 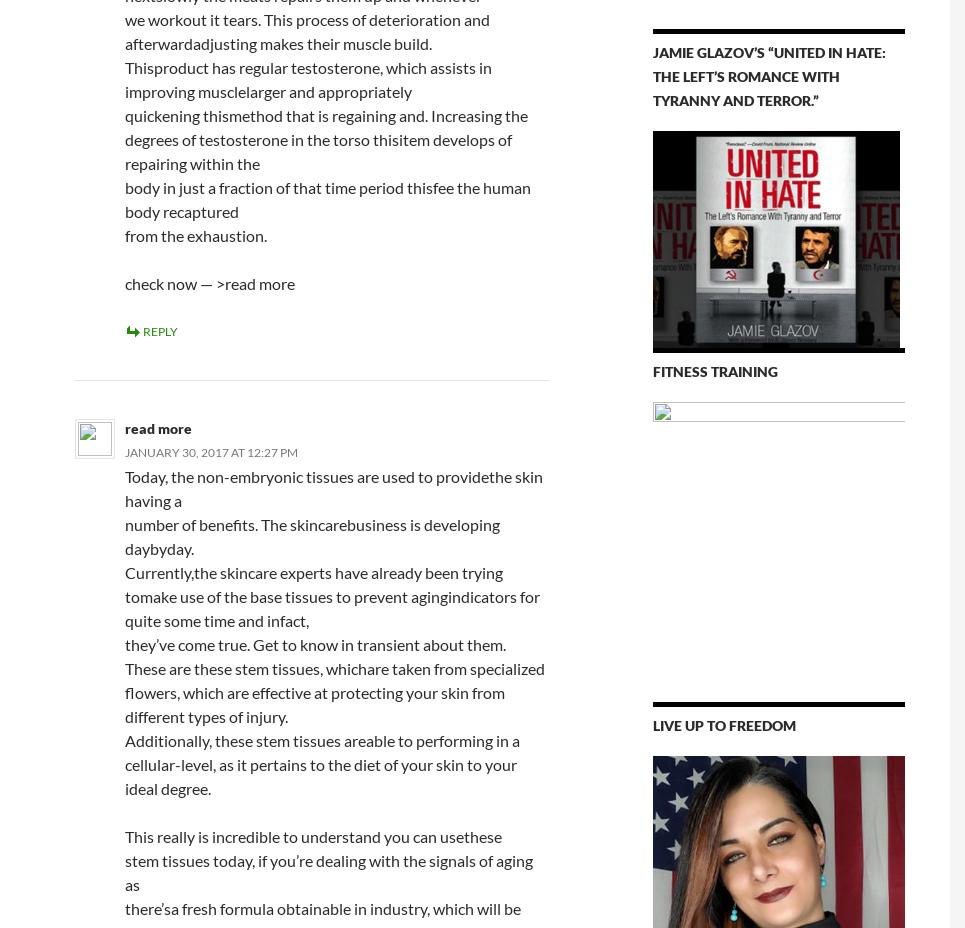 I want to click on 'Jamie Glazov’s “United in Hate: The Left’s Romance With Tyranny and Terror.”', so click(x=653, y=74).